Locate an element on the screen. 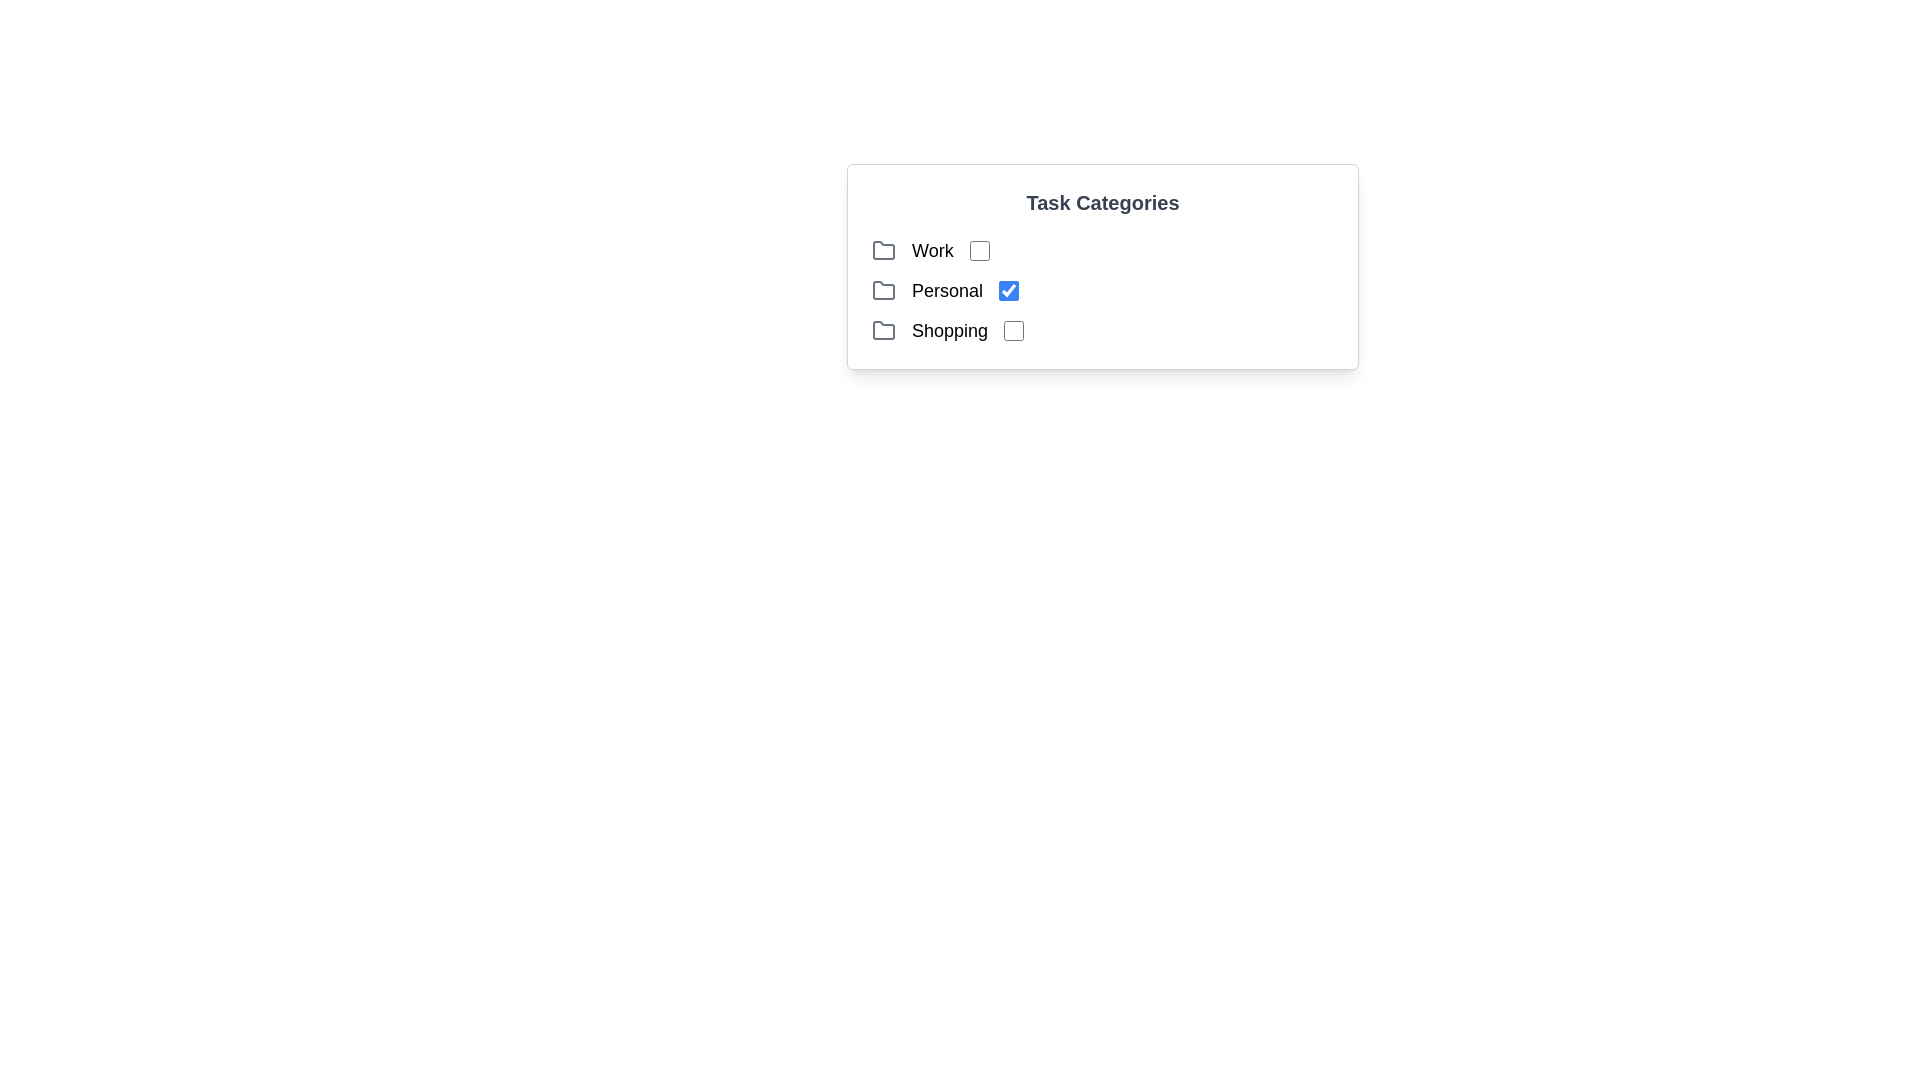 The height and width of the screenshot is (1080, 1920). text label displaying 'Personal', which is styled in a larger font size and bold type, positioned between a folder icon and a checkbox in the second row of the 'Task Categories' list is located at coordinates (946, 290).